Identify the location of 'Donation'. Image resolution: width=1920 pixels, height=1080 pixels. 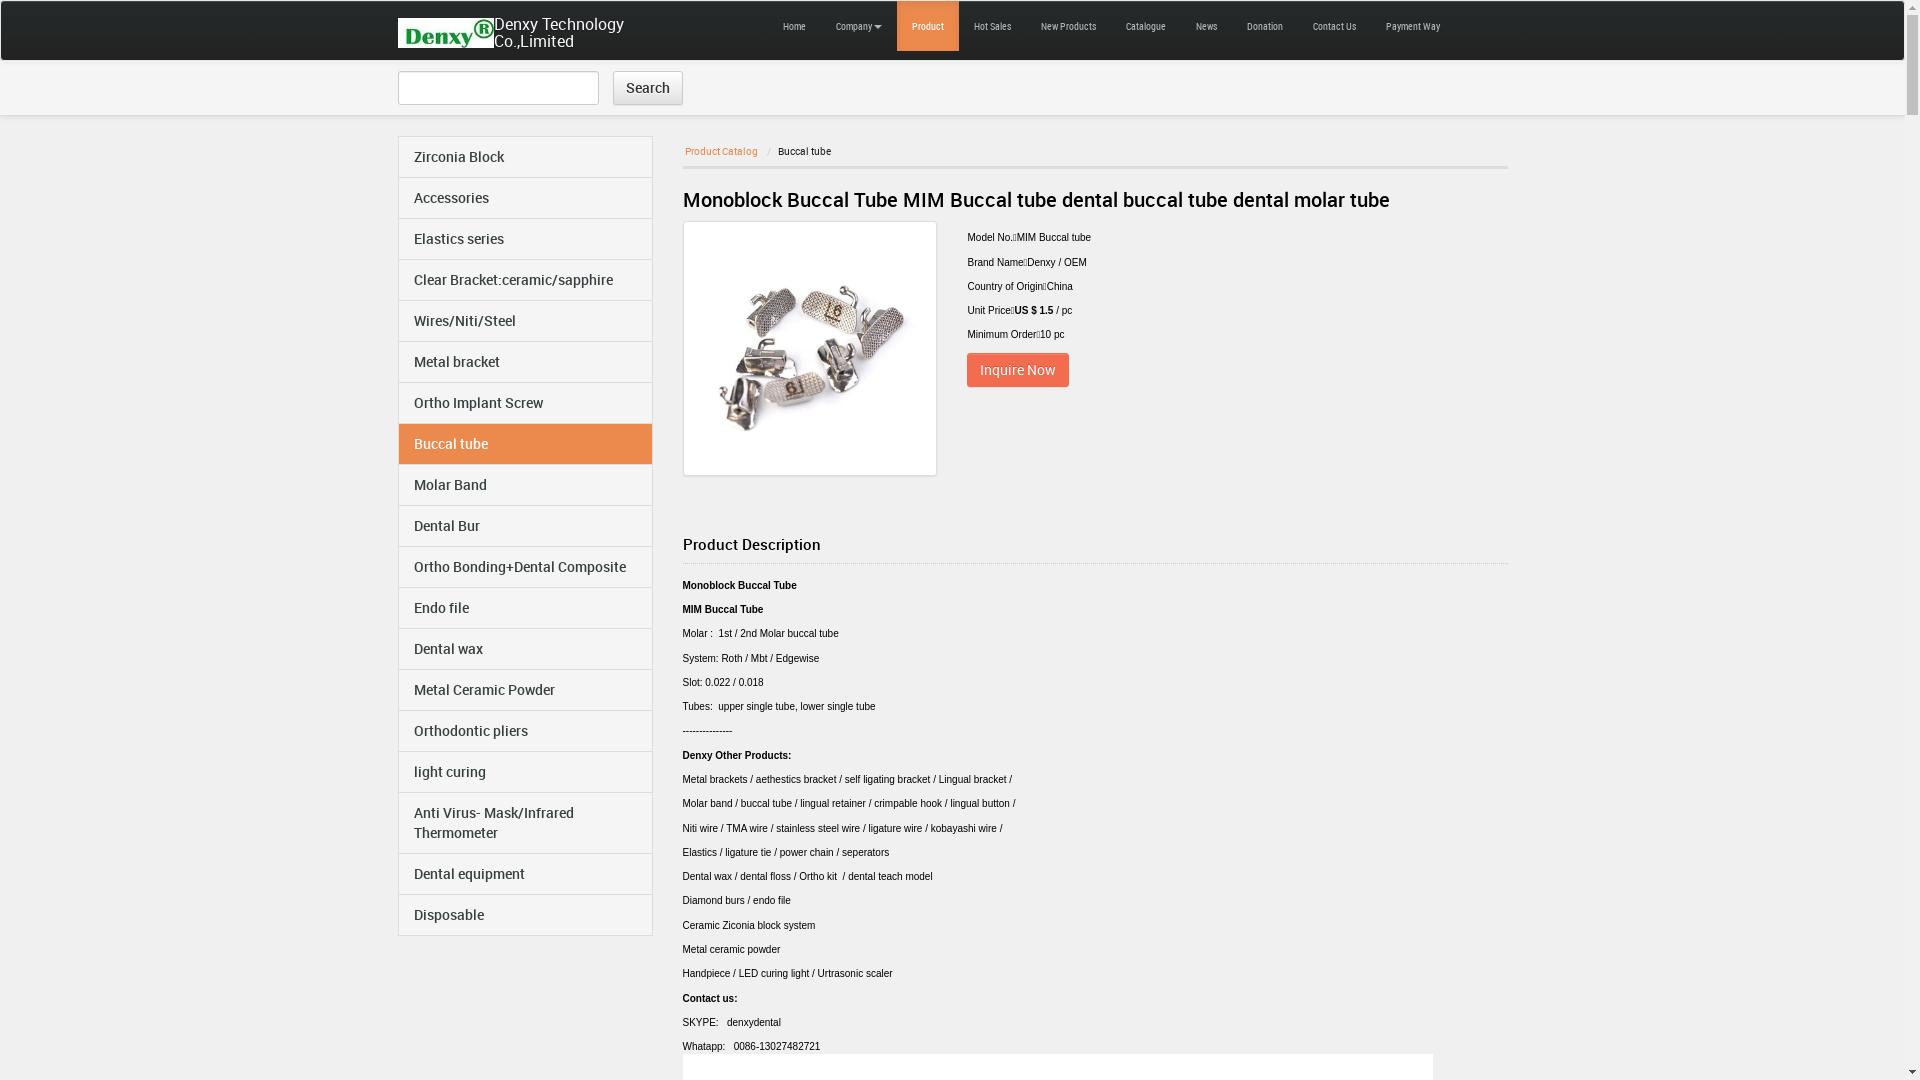
(1264, 26).